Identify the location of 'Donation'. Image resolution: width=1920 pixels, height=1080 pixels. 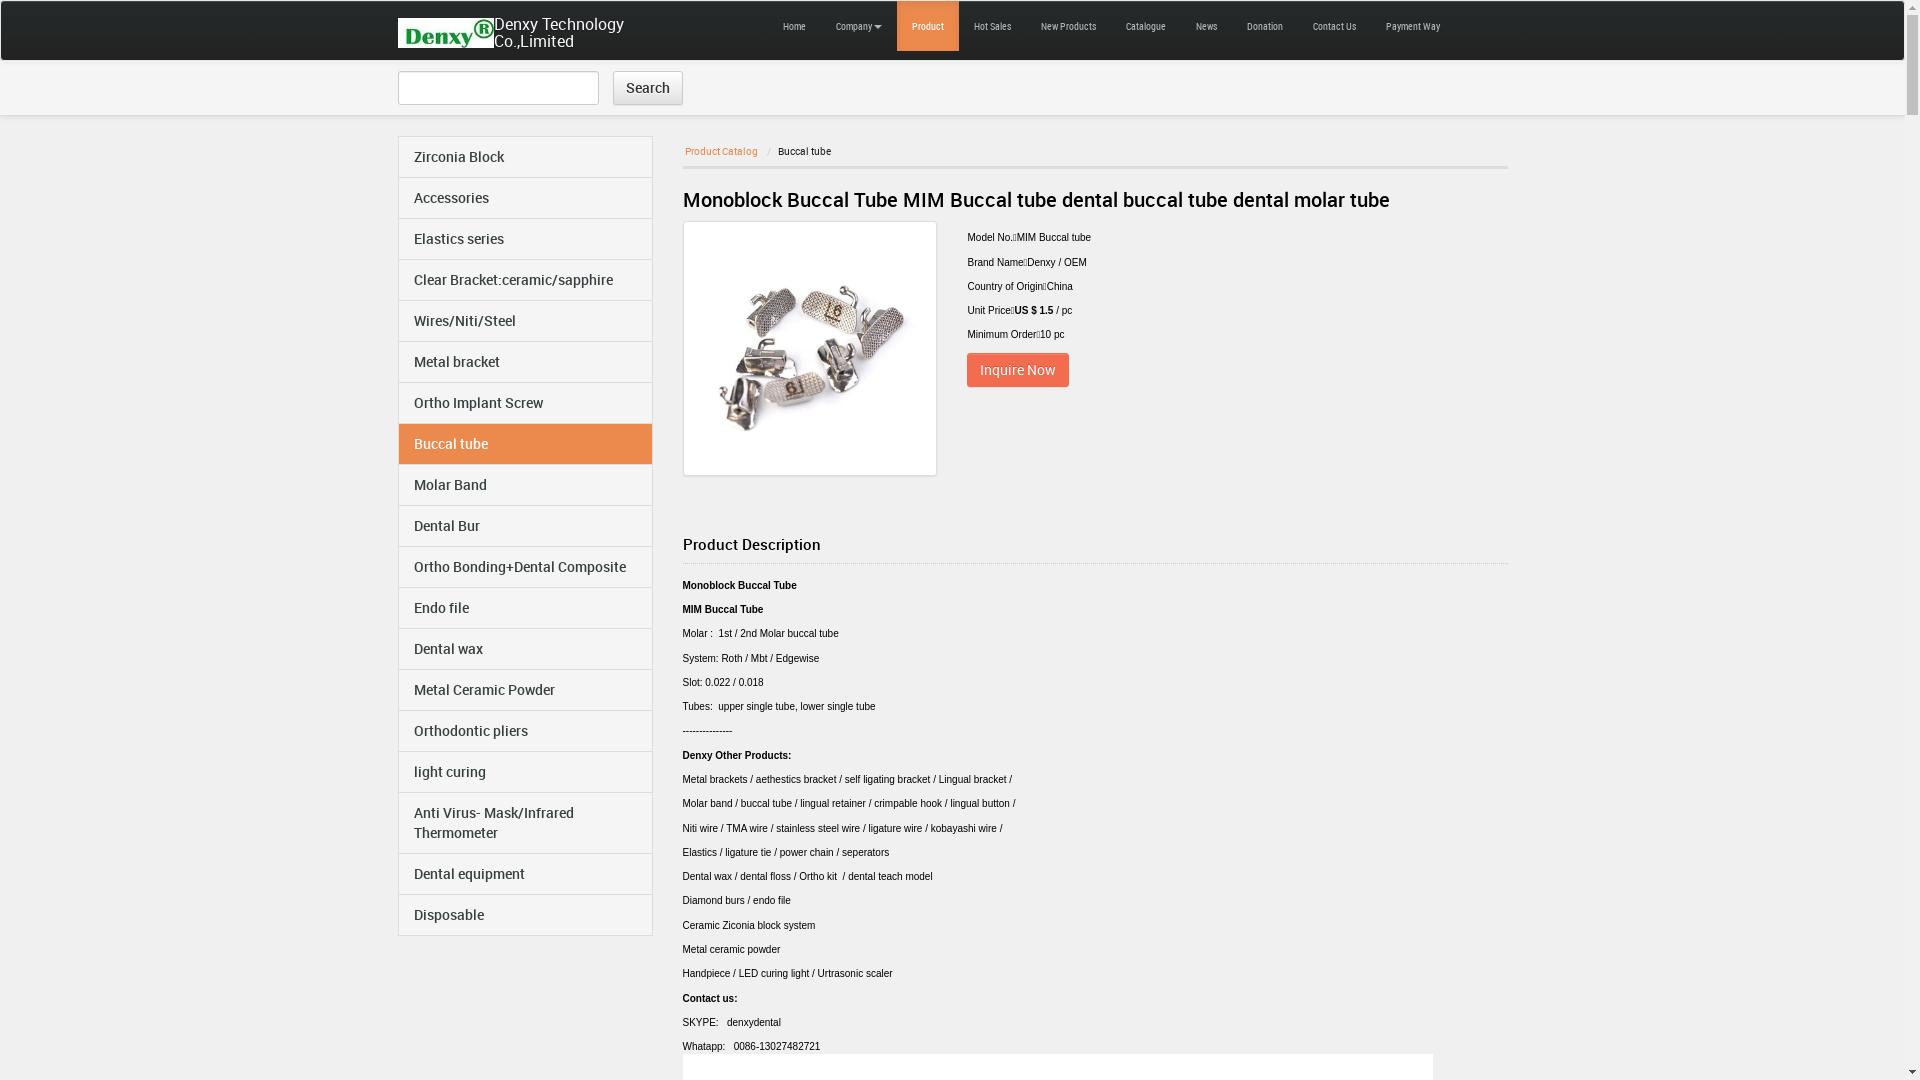
(1264, 26).